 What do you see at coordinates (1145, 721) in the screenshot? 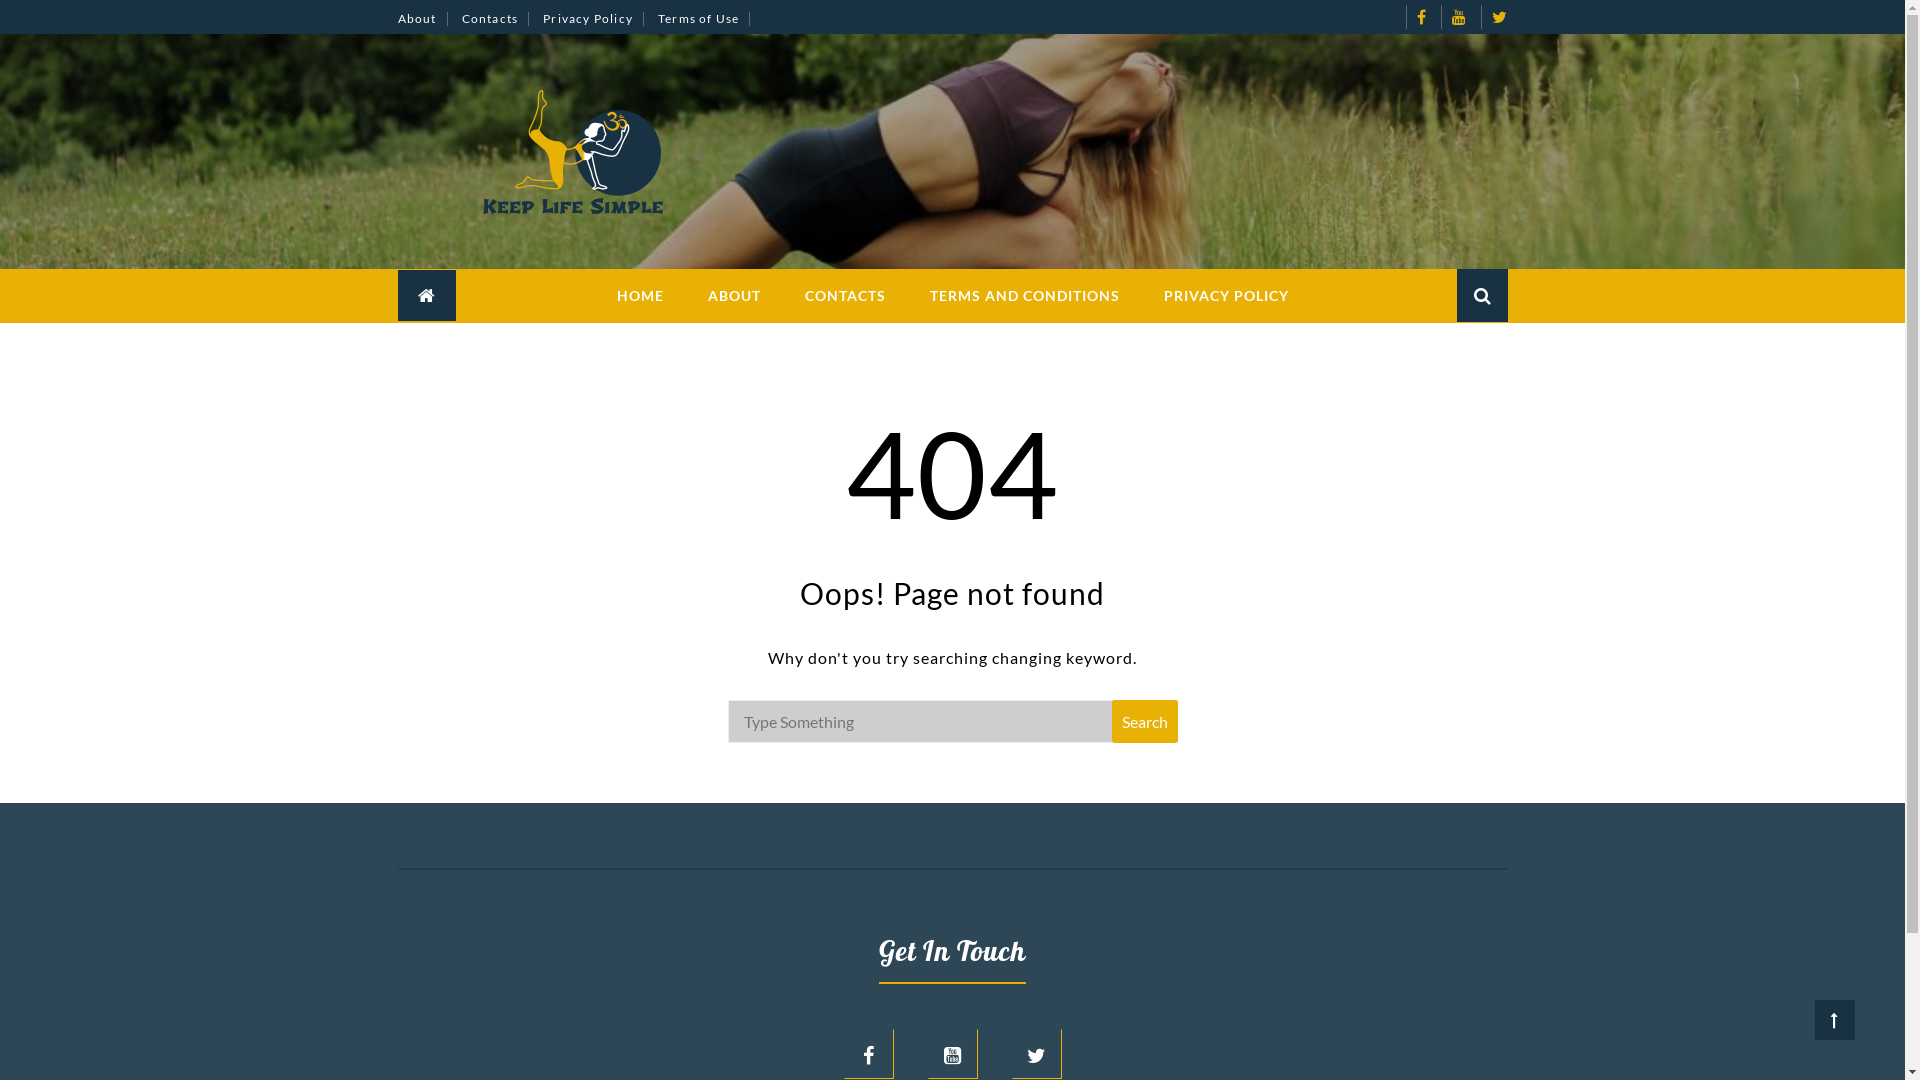
I see `'Search'` at bounding box center [1145, 721].